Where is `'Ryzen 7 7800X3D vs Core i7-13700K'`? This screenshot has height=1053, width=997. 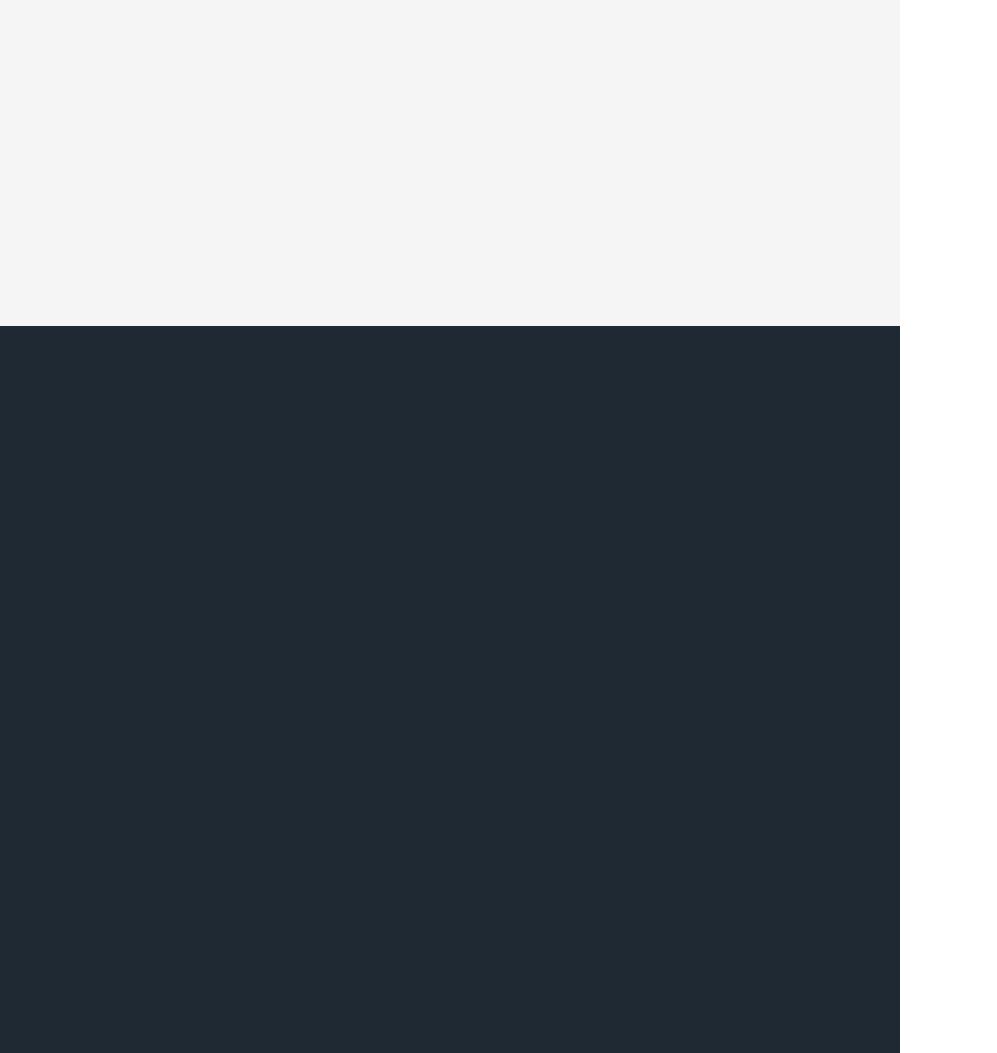 'Ryzen 7 7800X3D vs Core i7-13700K' is located at coordinates (274, 552).